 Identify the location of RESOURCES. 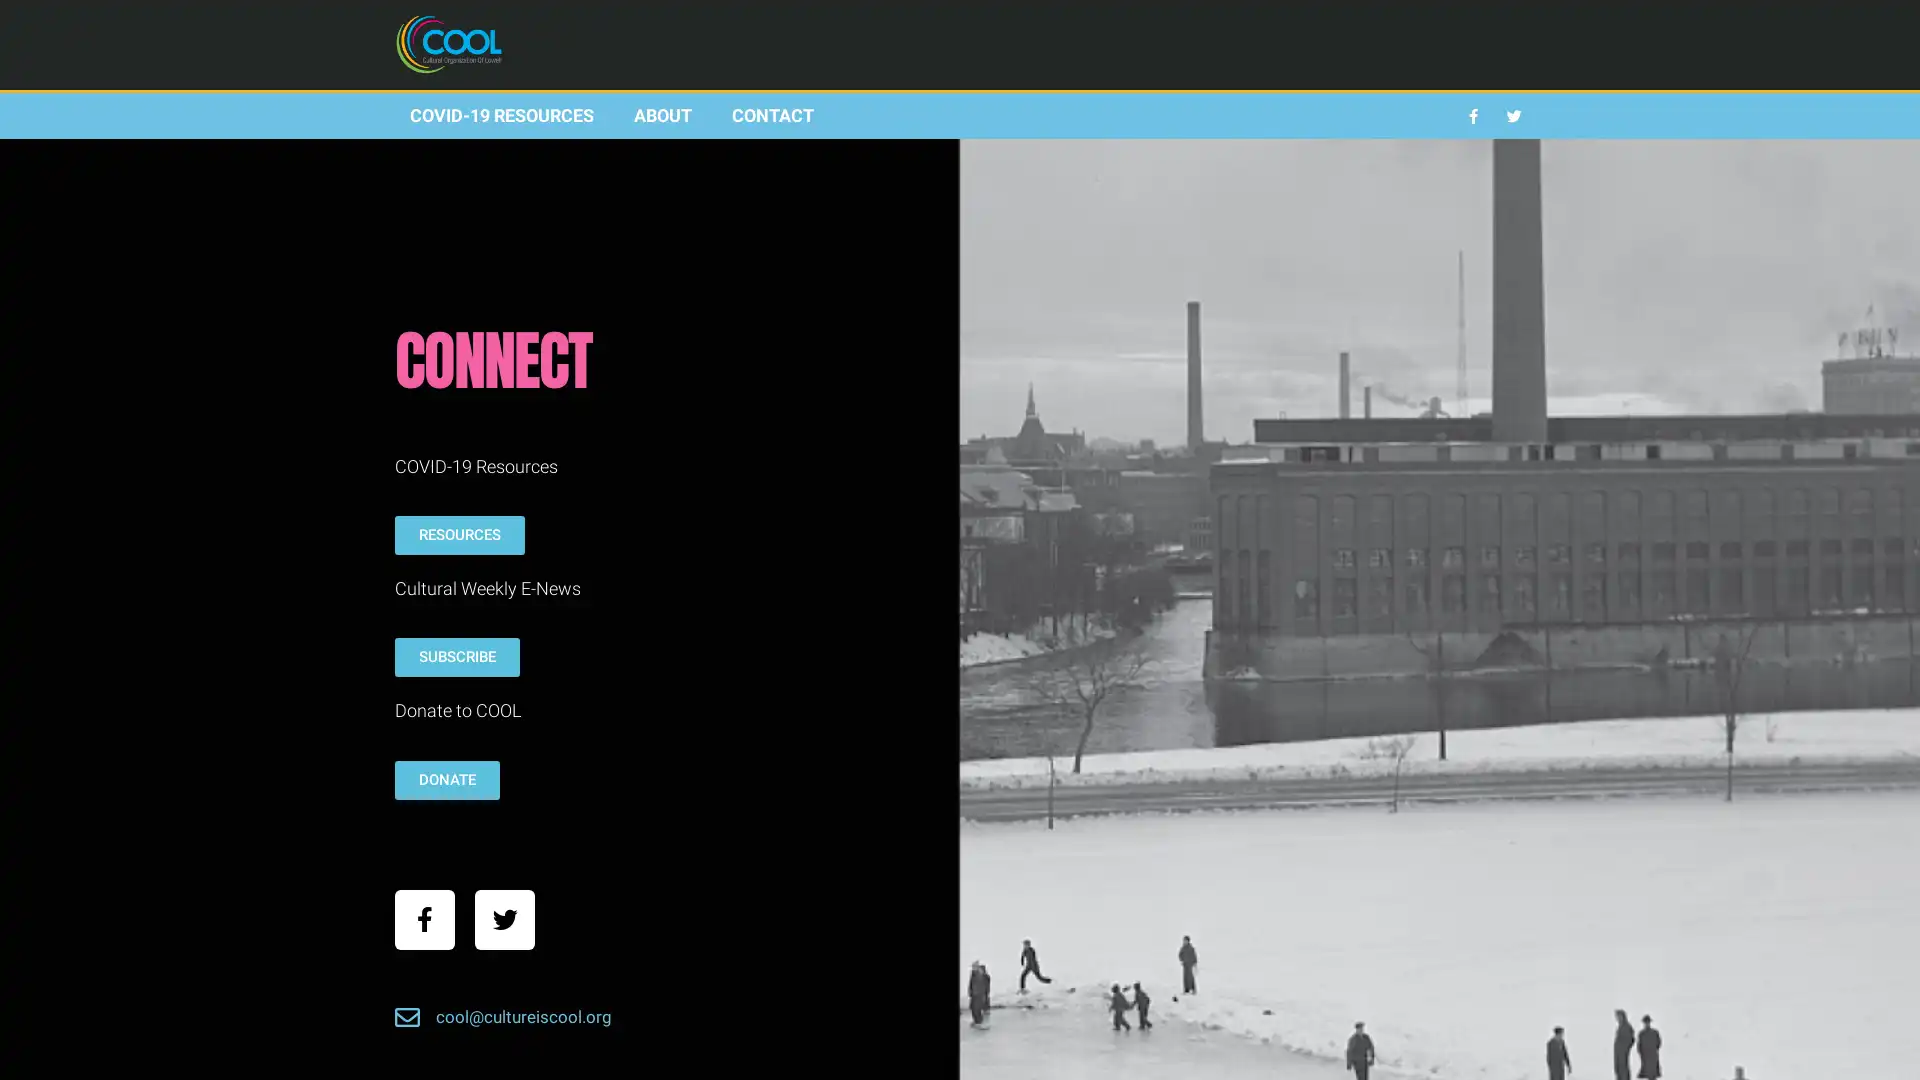
(459, 534).